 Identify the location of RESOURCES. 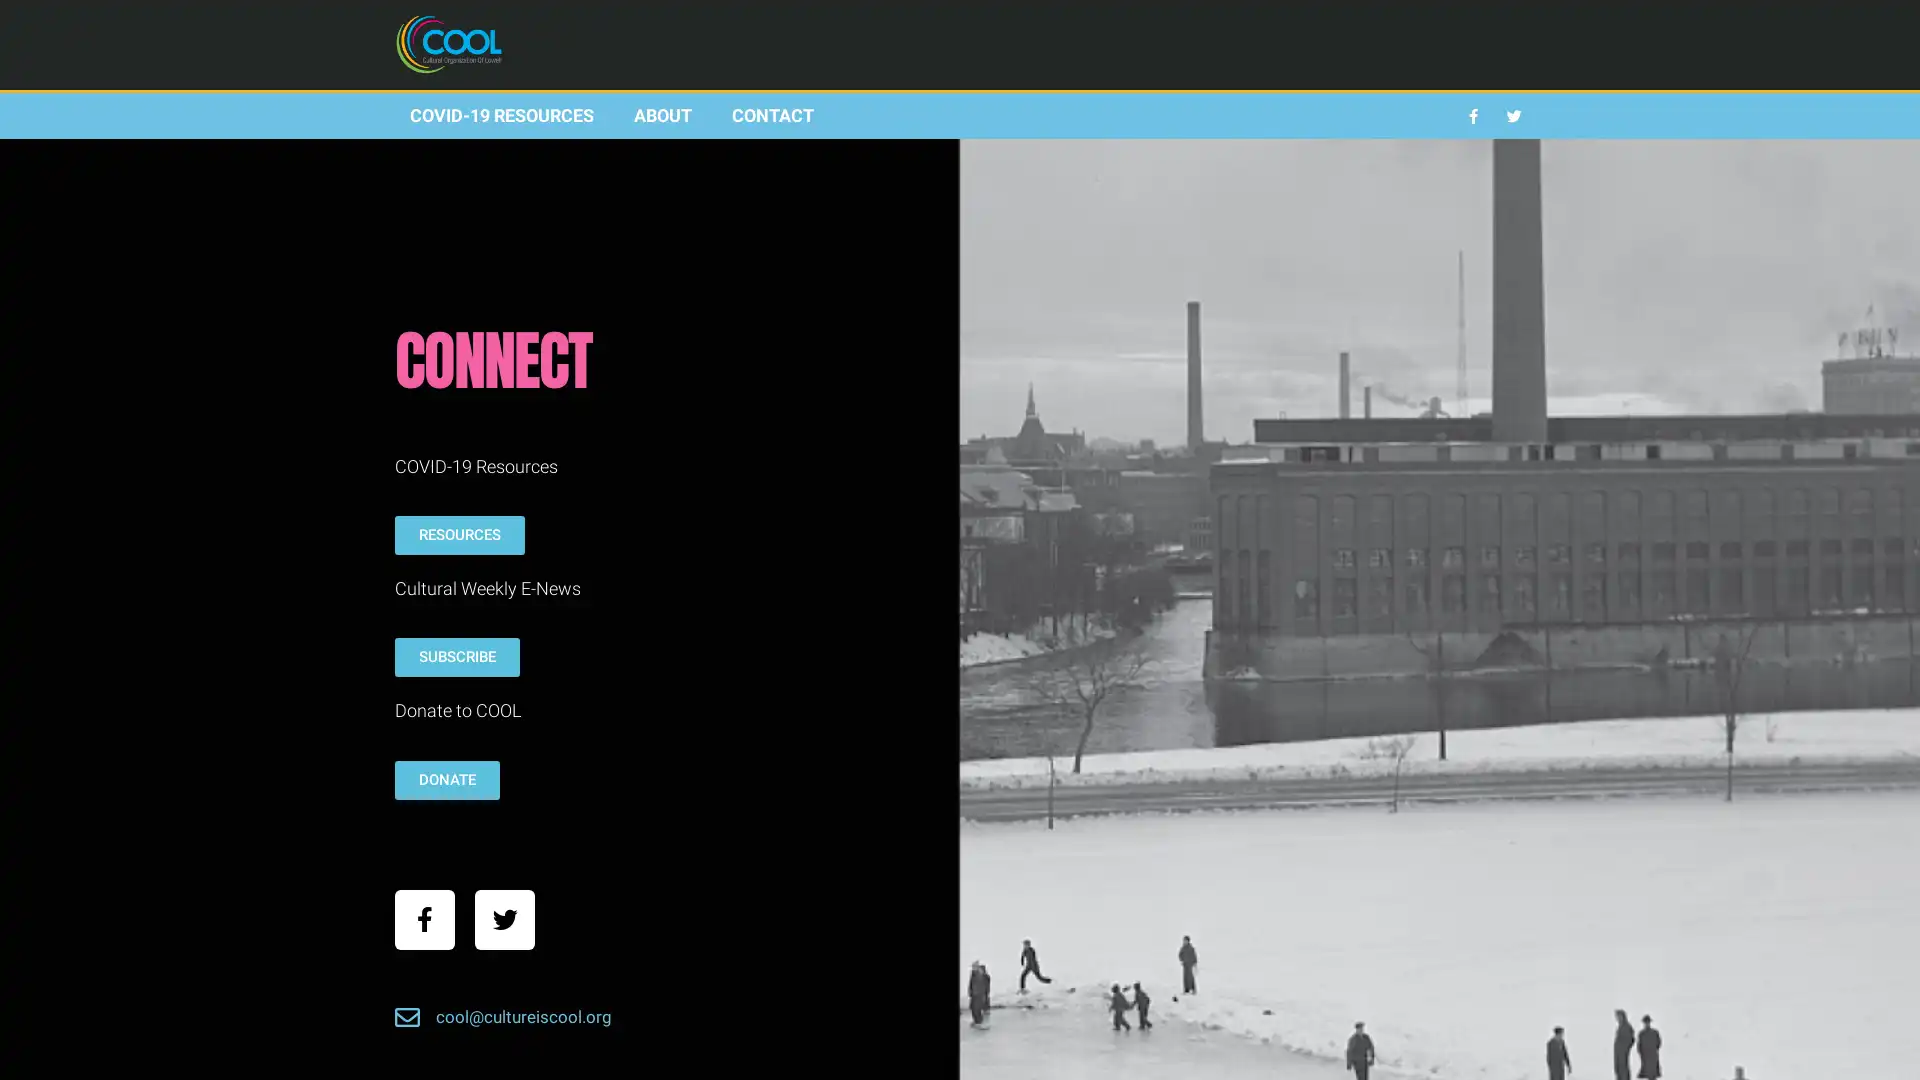
(459, 534).